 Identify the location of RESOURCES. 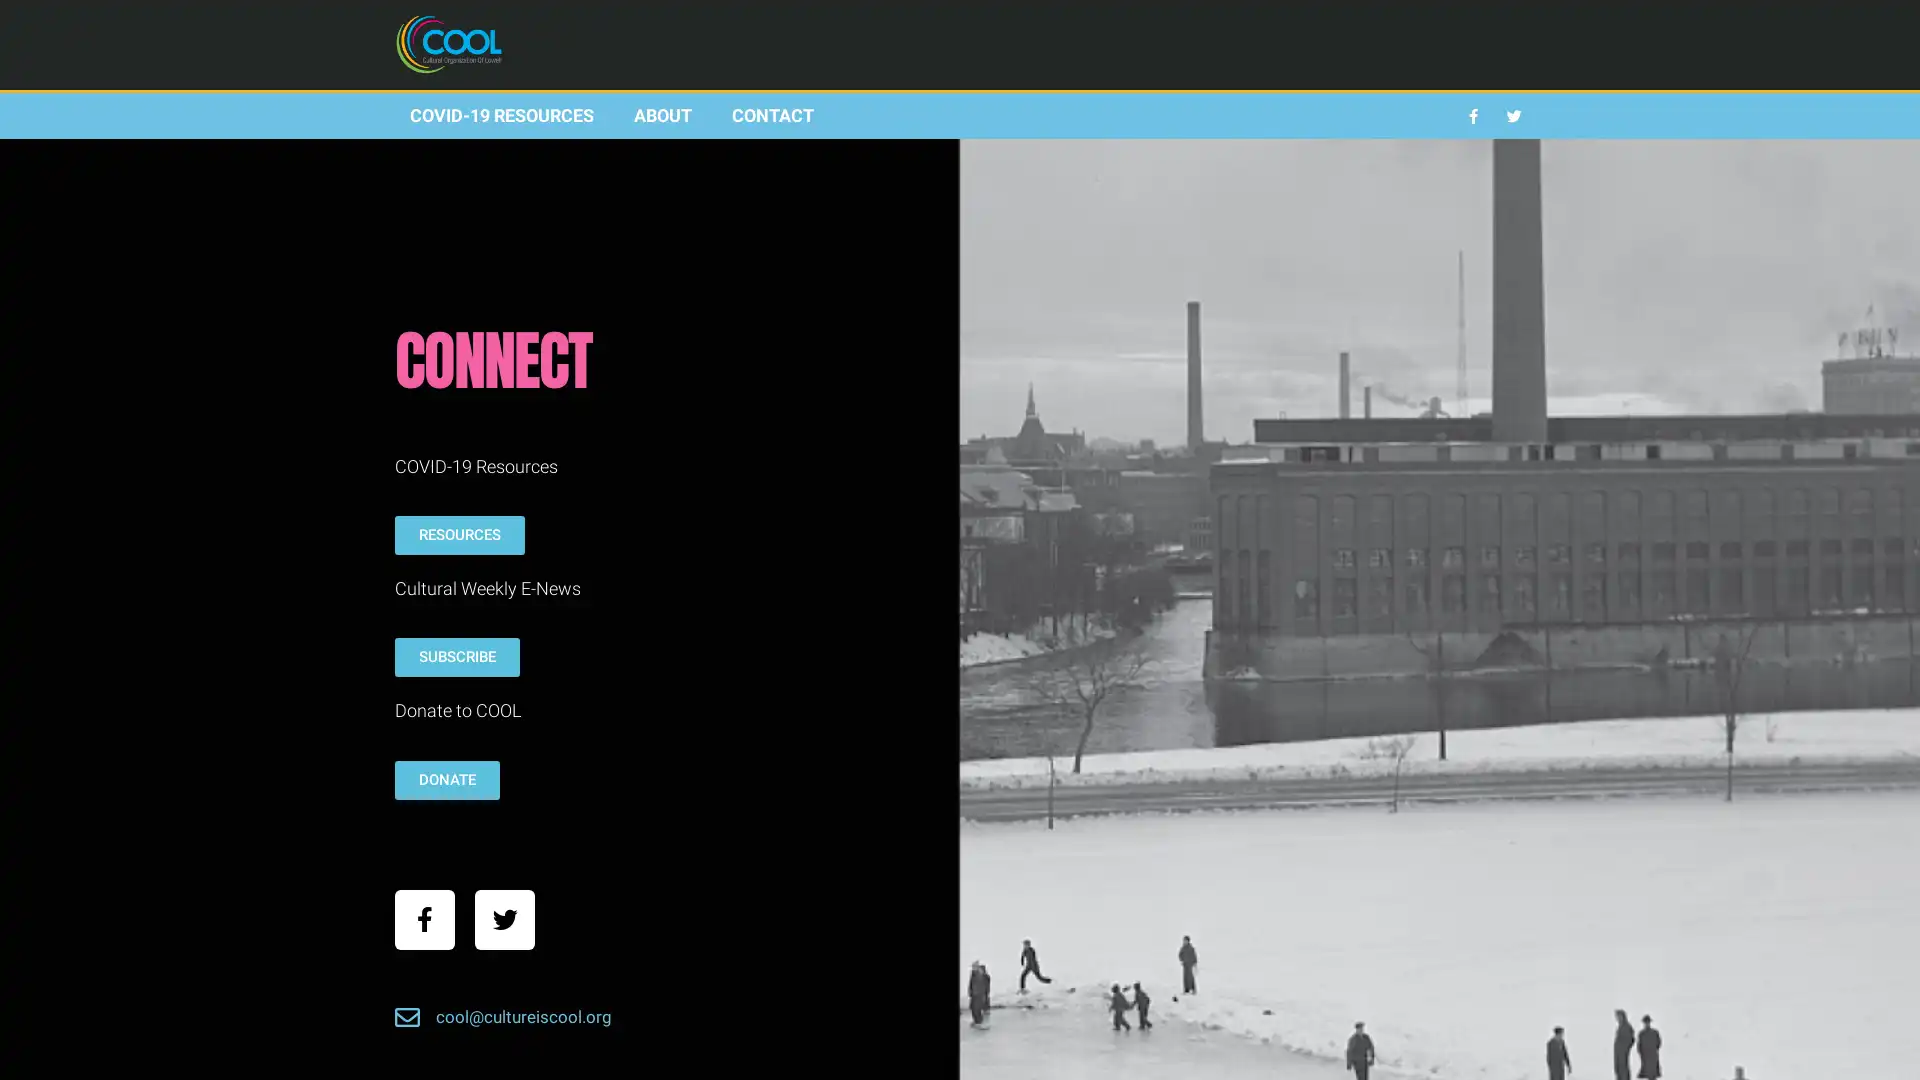
(459, 534).